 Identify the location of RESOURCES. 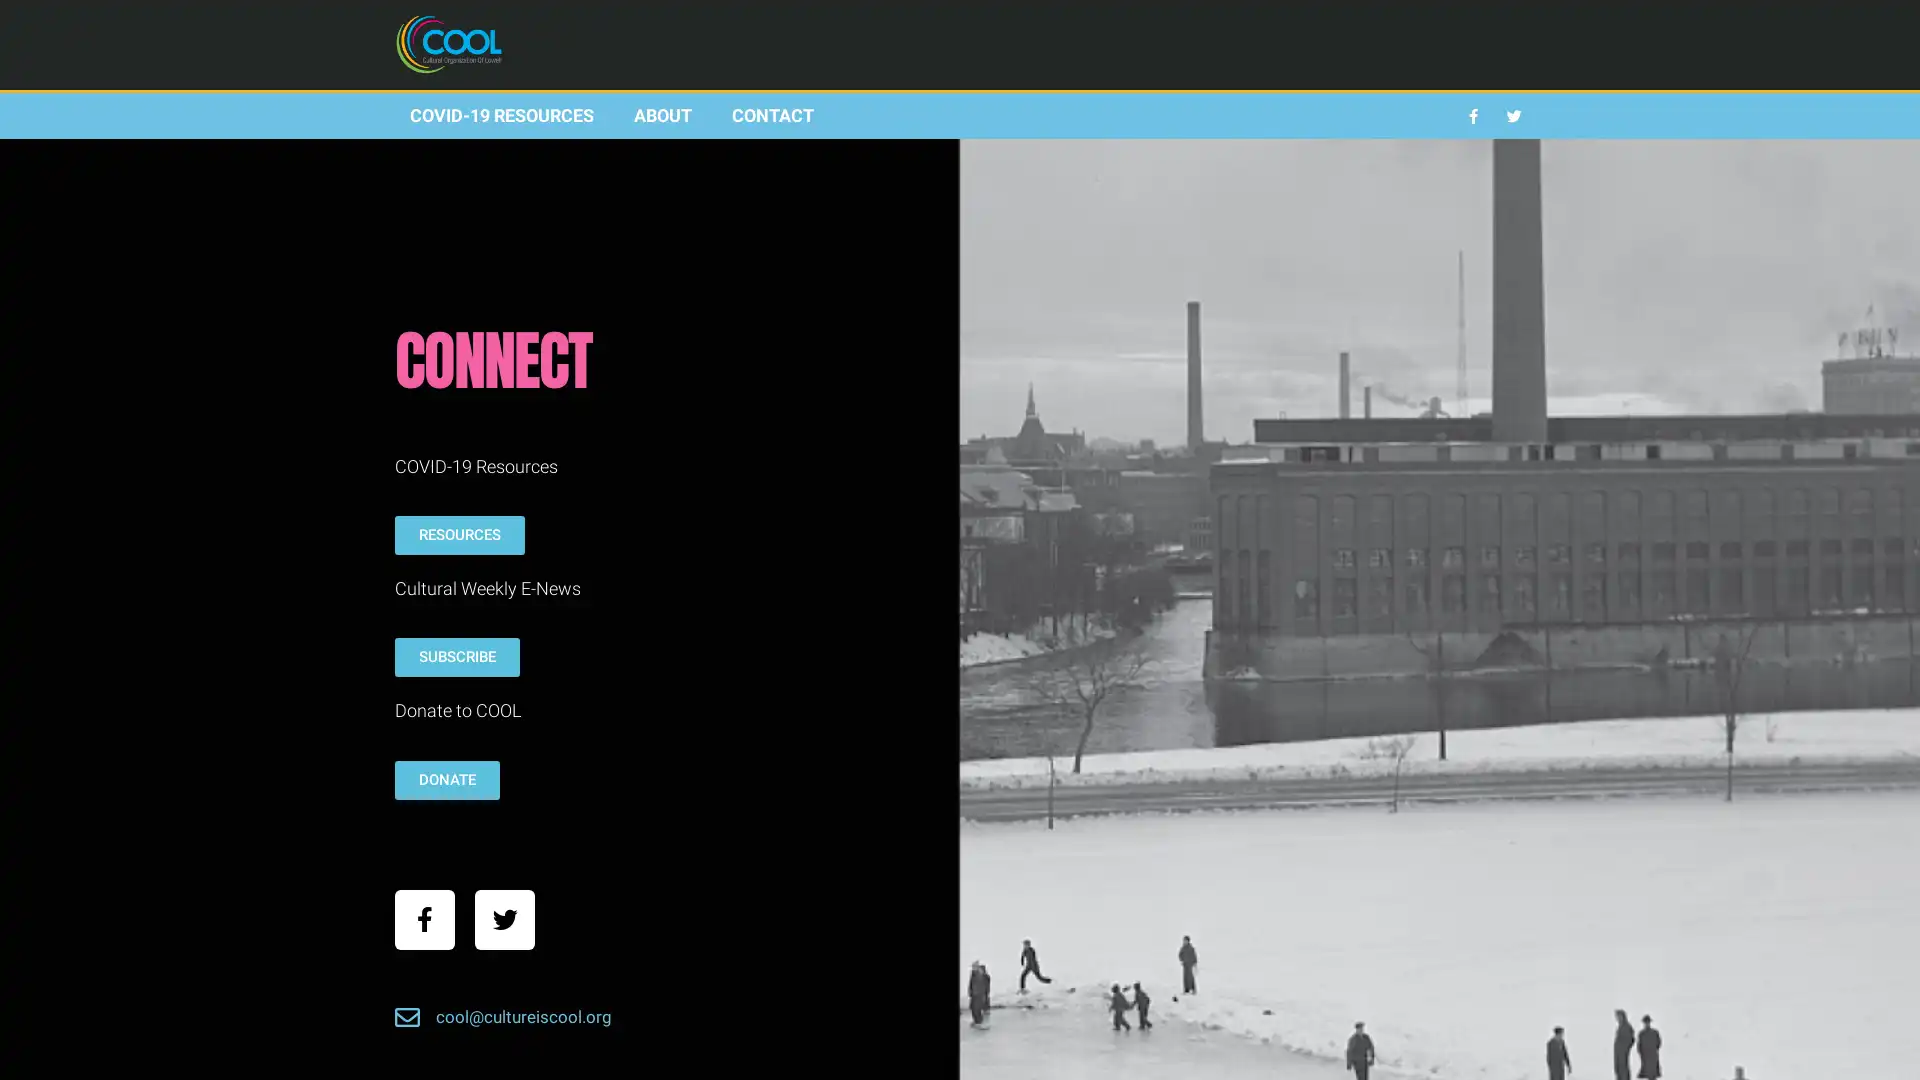
(459, 534).